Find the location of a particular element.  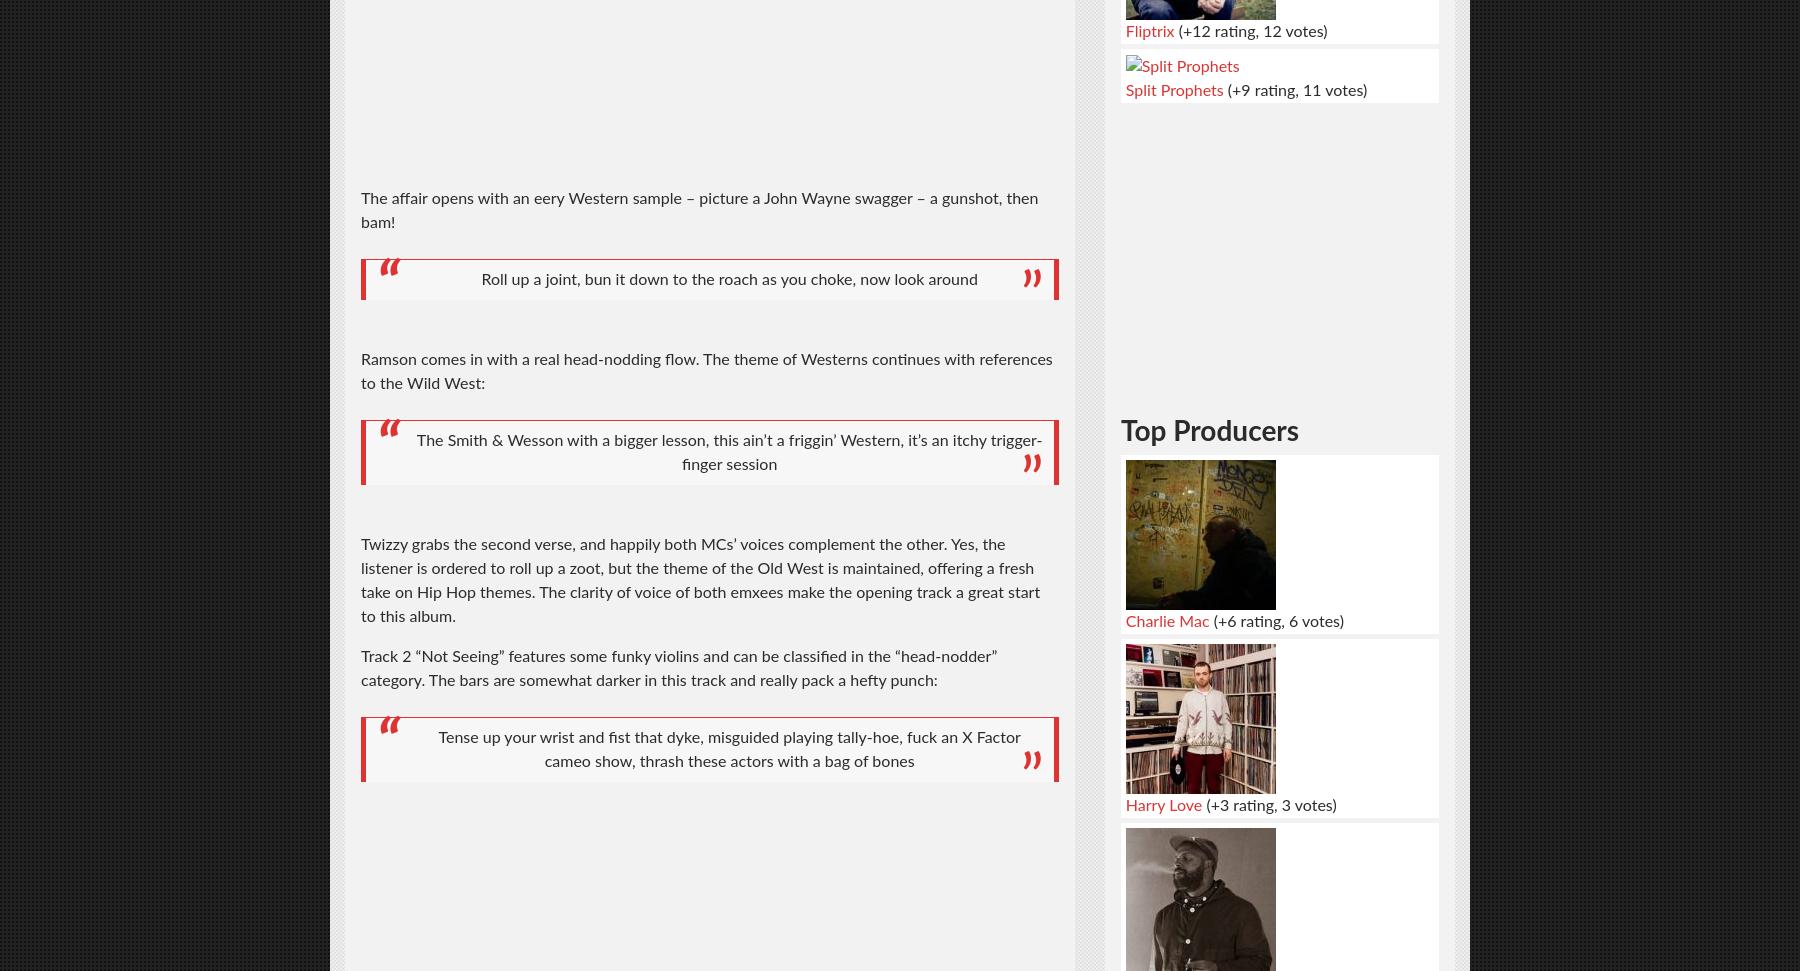

'(+12 rating, 12 votes)' is located at coordinates (1250, 30).